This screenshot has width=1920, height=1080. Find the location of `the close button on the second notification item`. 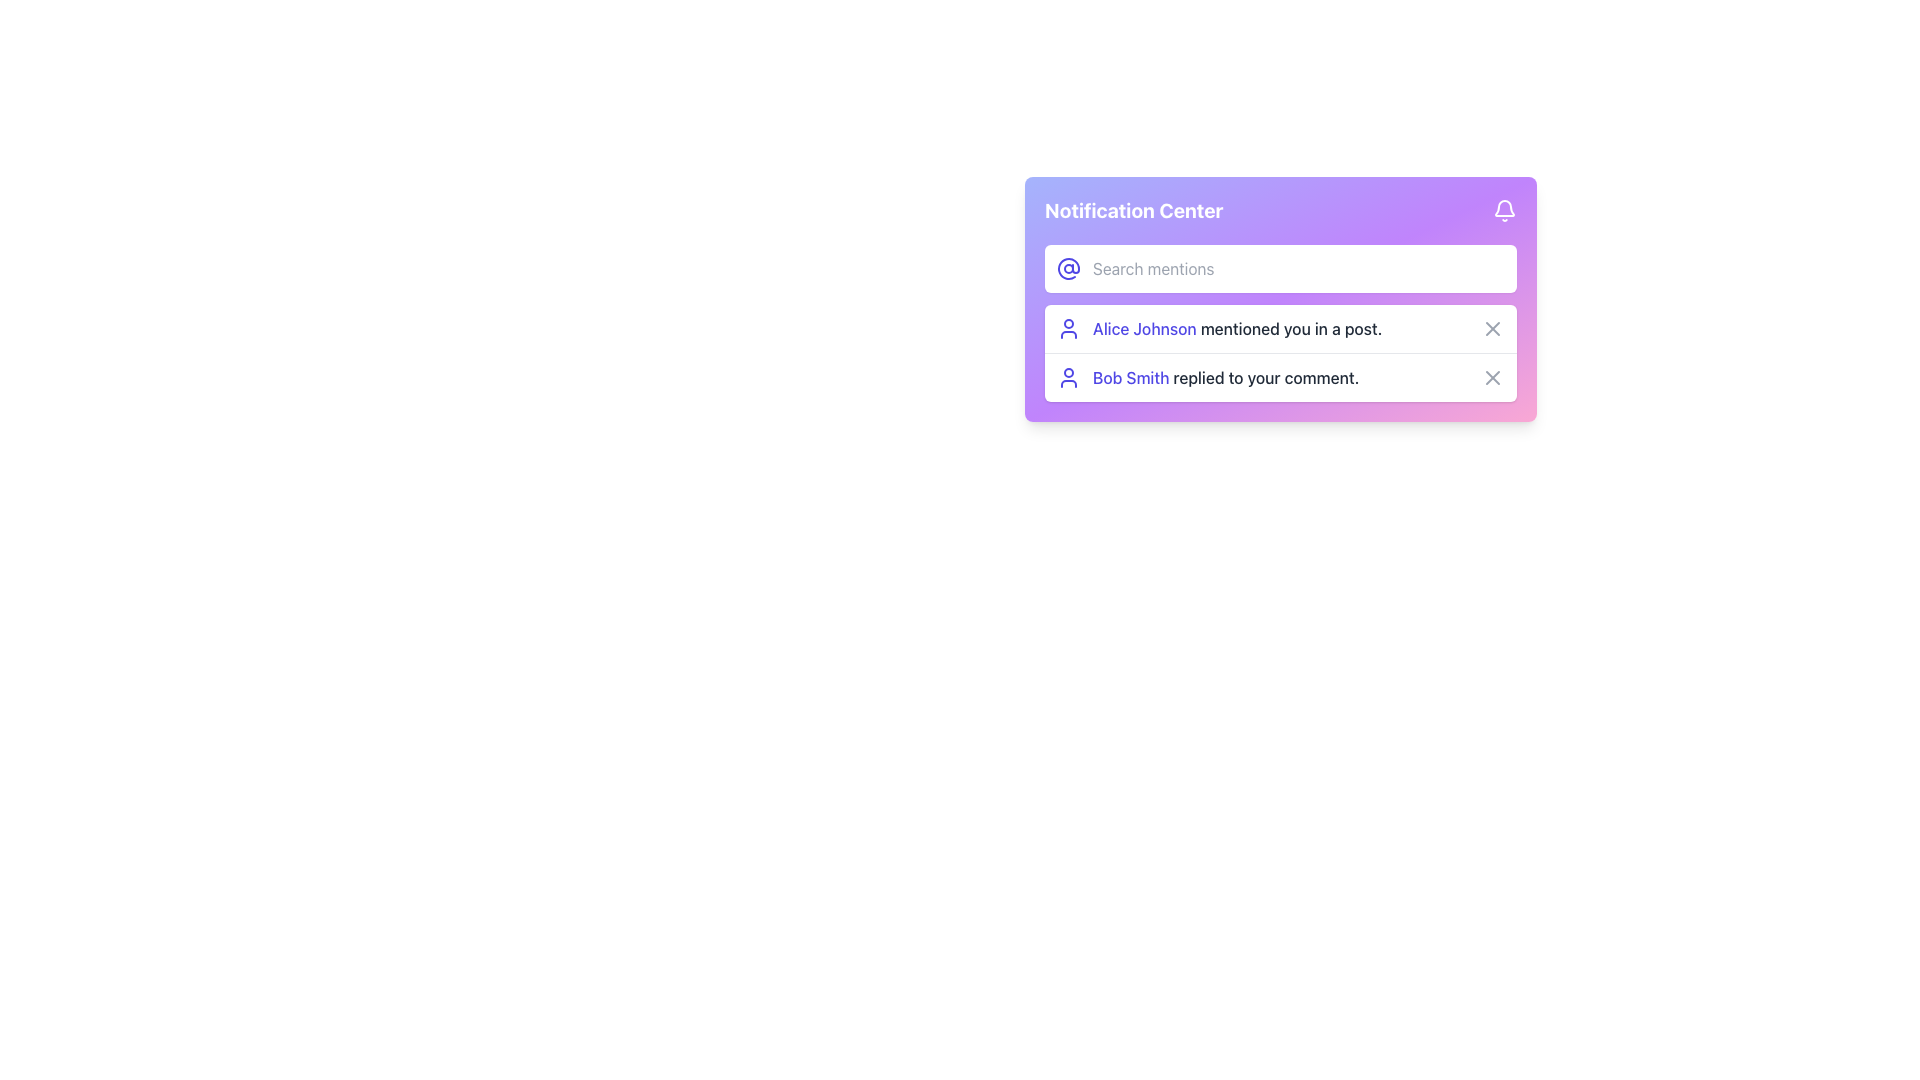

the close button on the second notification item is located at coordinates (1492, 327).